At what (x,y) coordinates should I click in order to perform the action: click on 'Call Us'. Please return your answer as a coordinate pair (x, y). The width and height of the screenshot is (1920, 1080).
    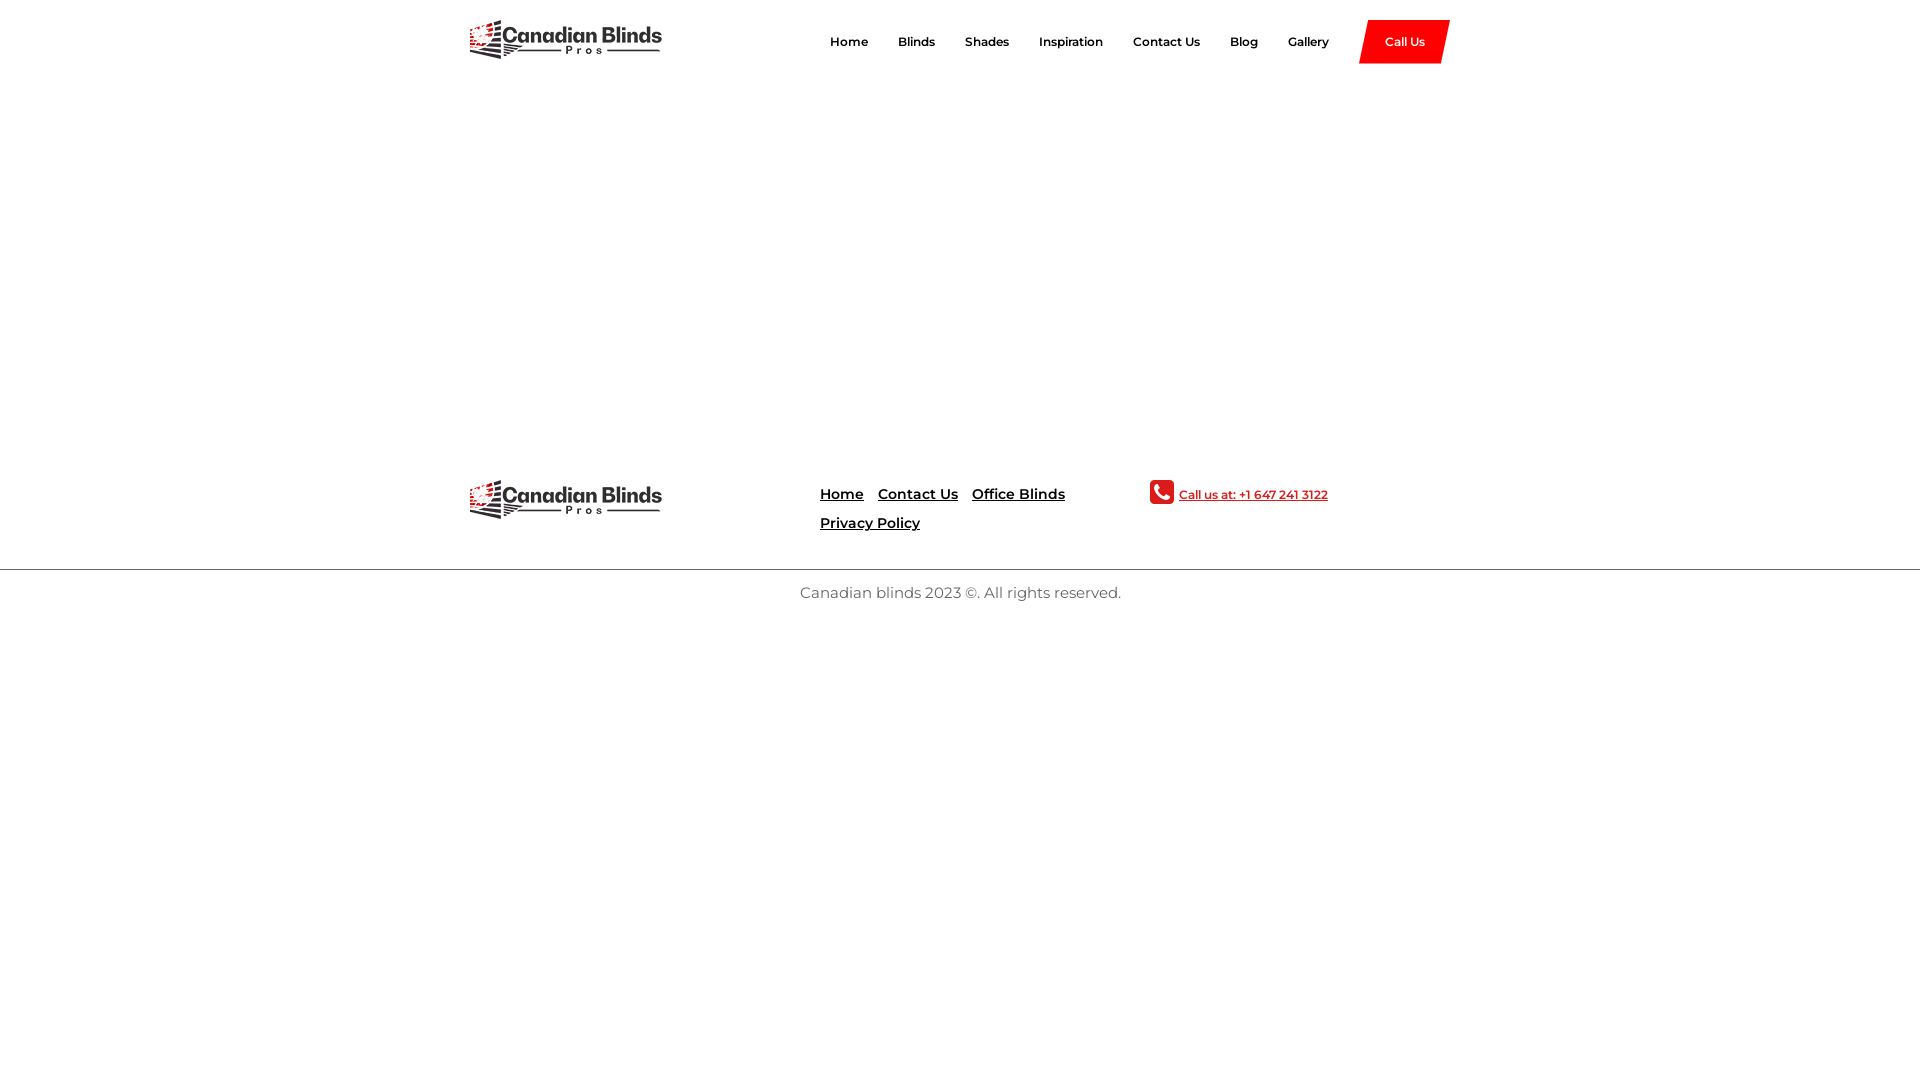
    Looking at the image, I should click on (1403, 42).